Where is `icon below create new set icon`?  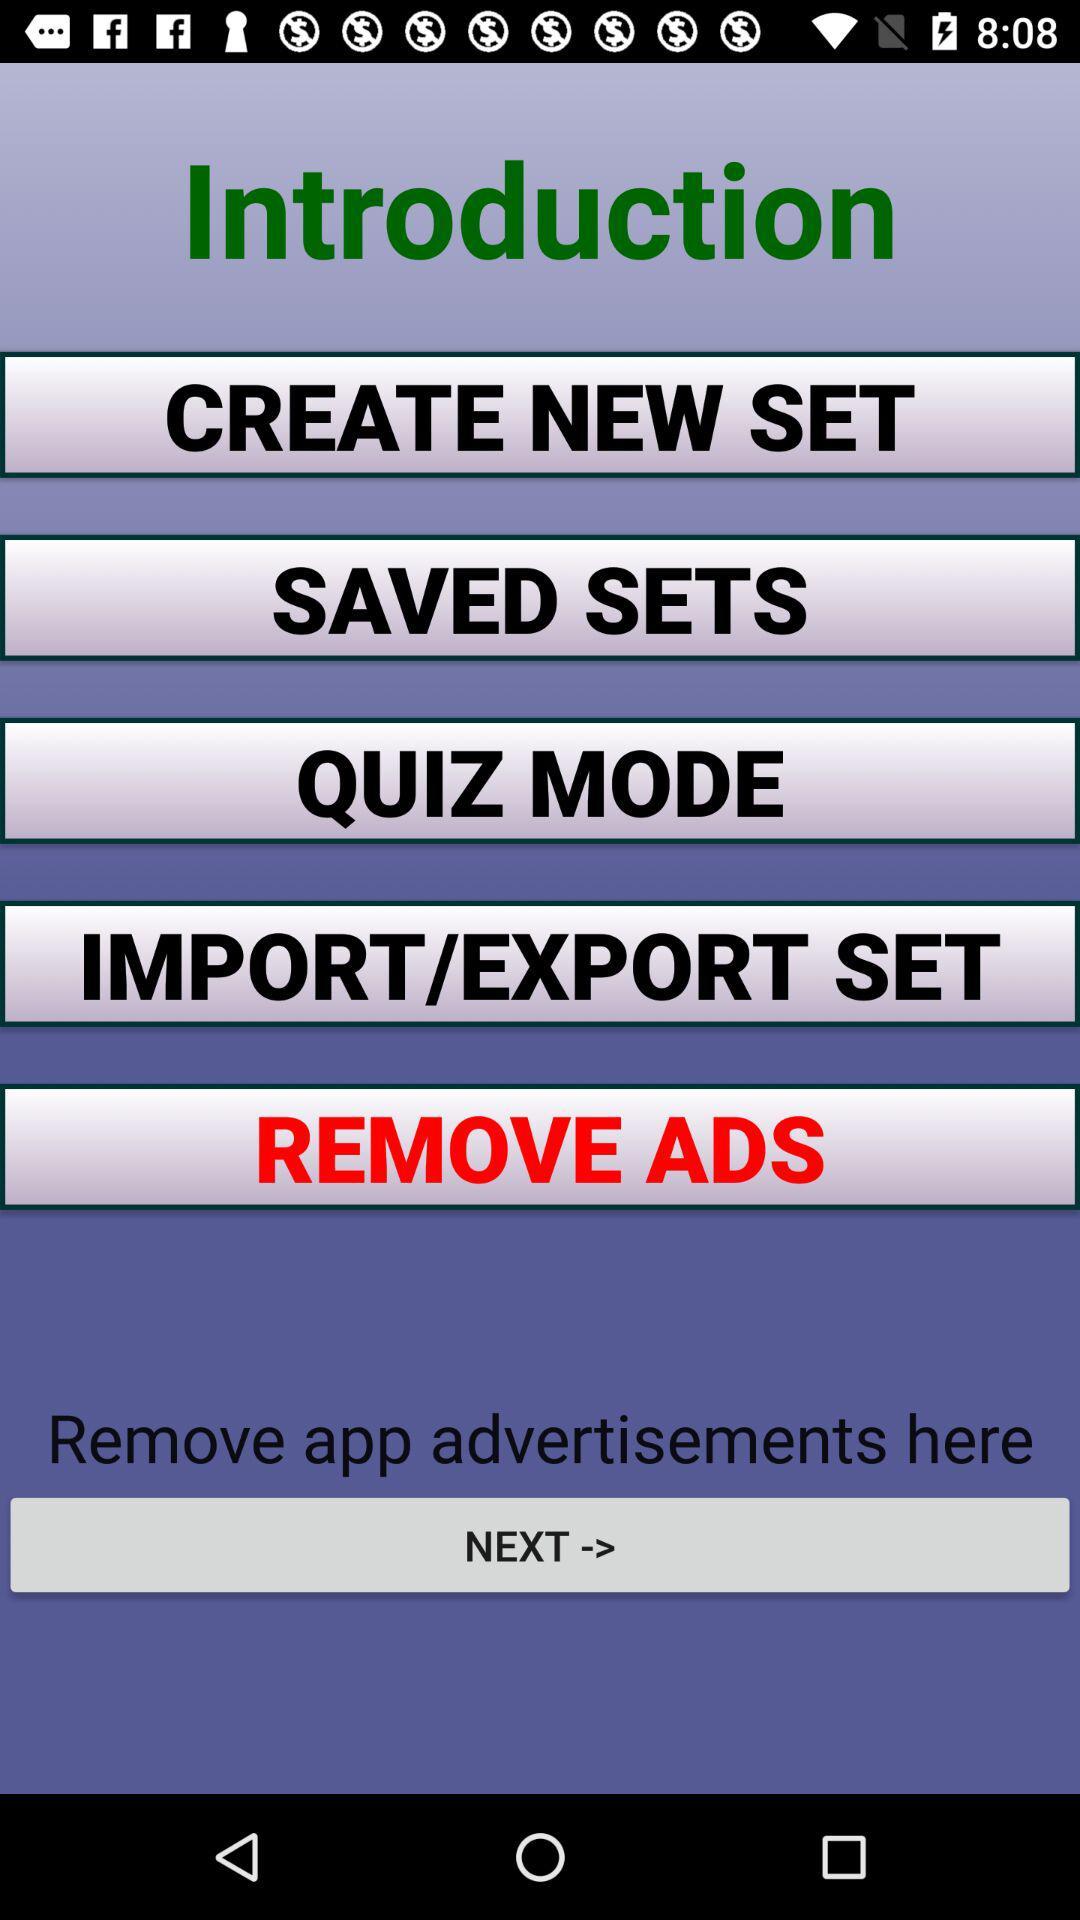
icon below create new set icon is located at coordinates (540, 596).